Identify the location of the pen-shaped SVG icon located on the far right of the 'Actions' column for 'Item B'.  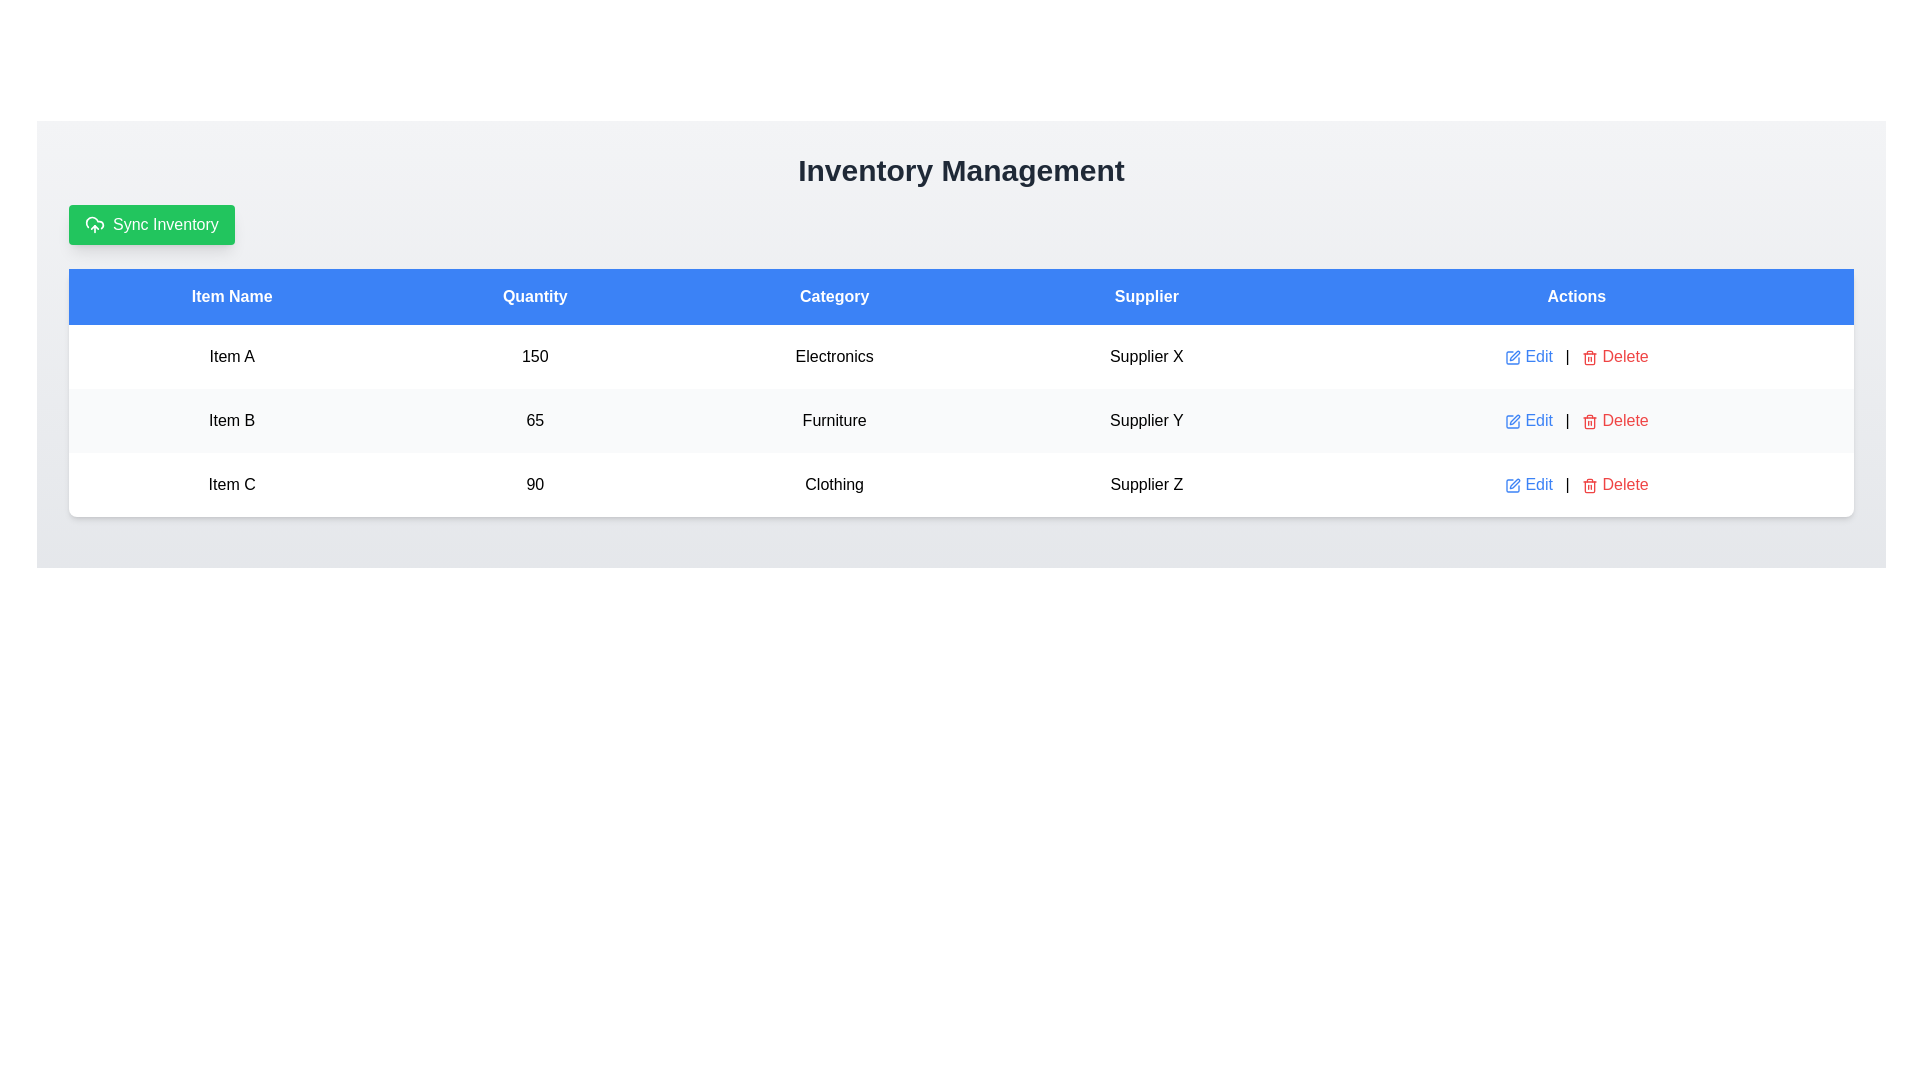
(1515, 418).